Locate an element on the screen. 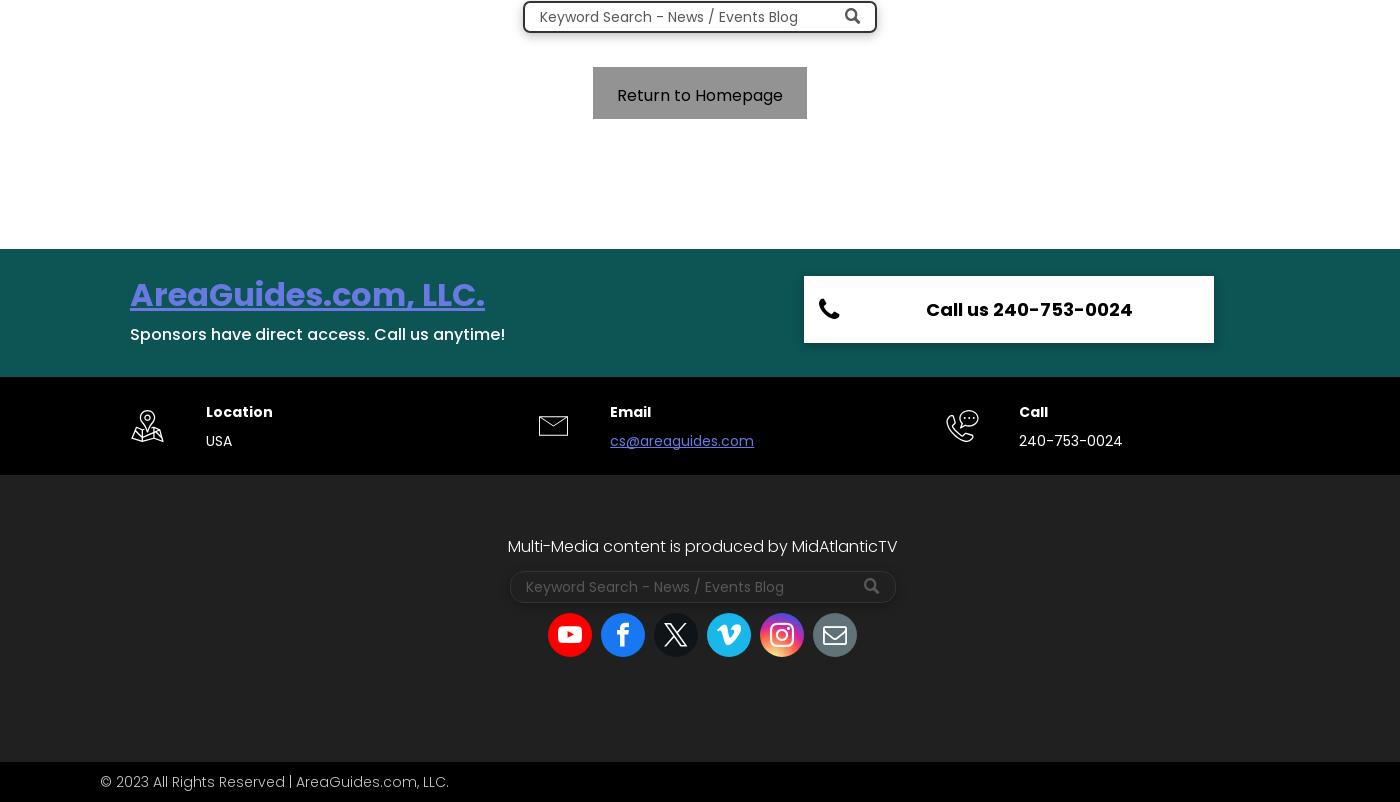 The width and height of the screenshot is (1400, 802). 'Return to Homepage' is located at coordinates (700, 95).